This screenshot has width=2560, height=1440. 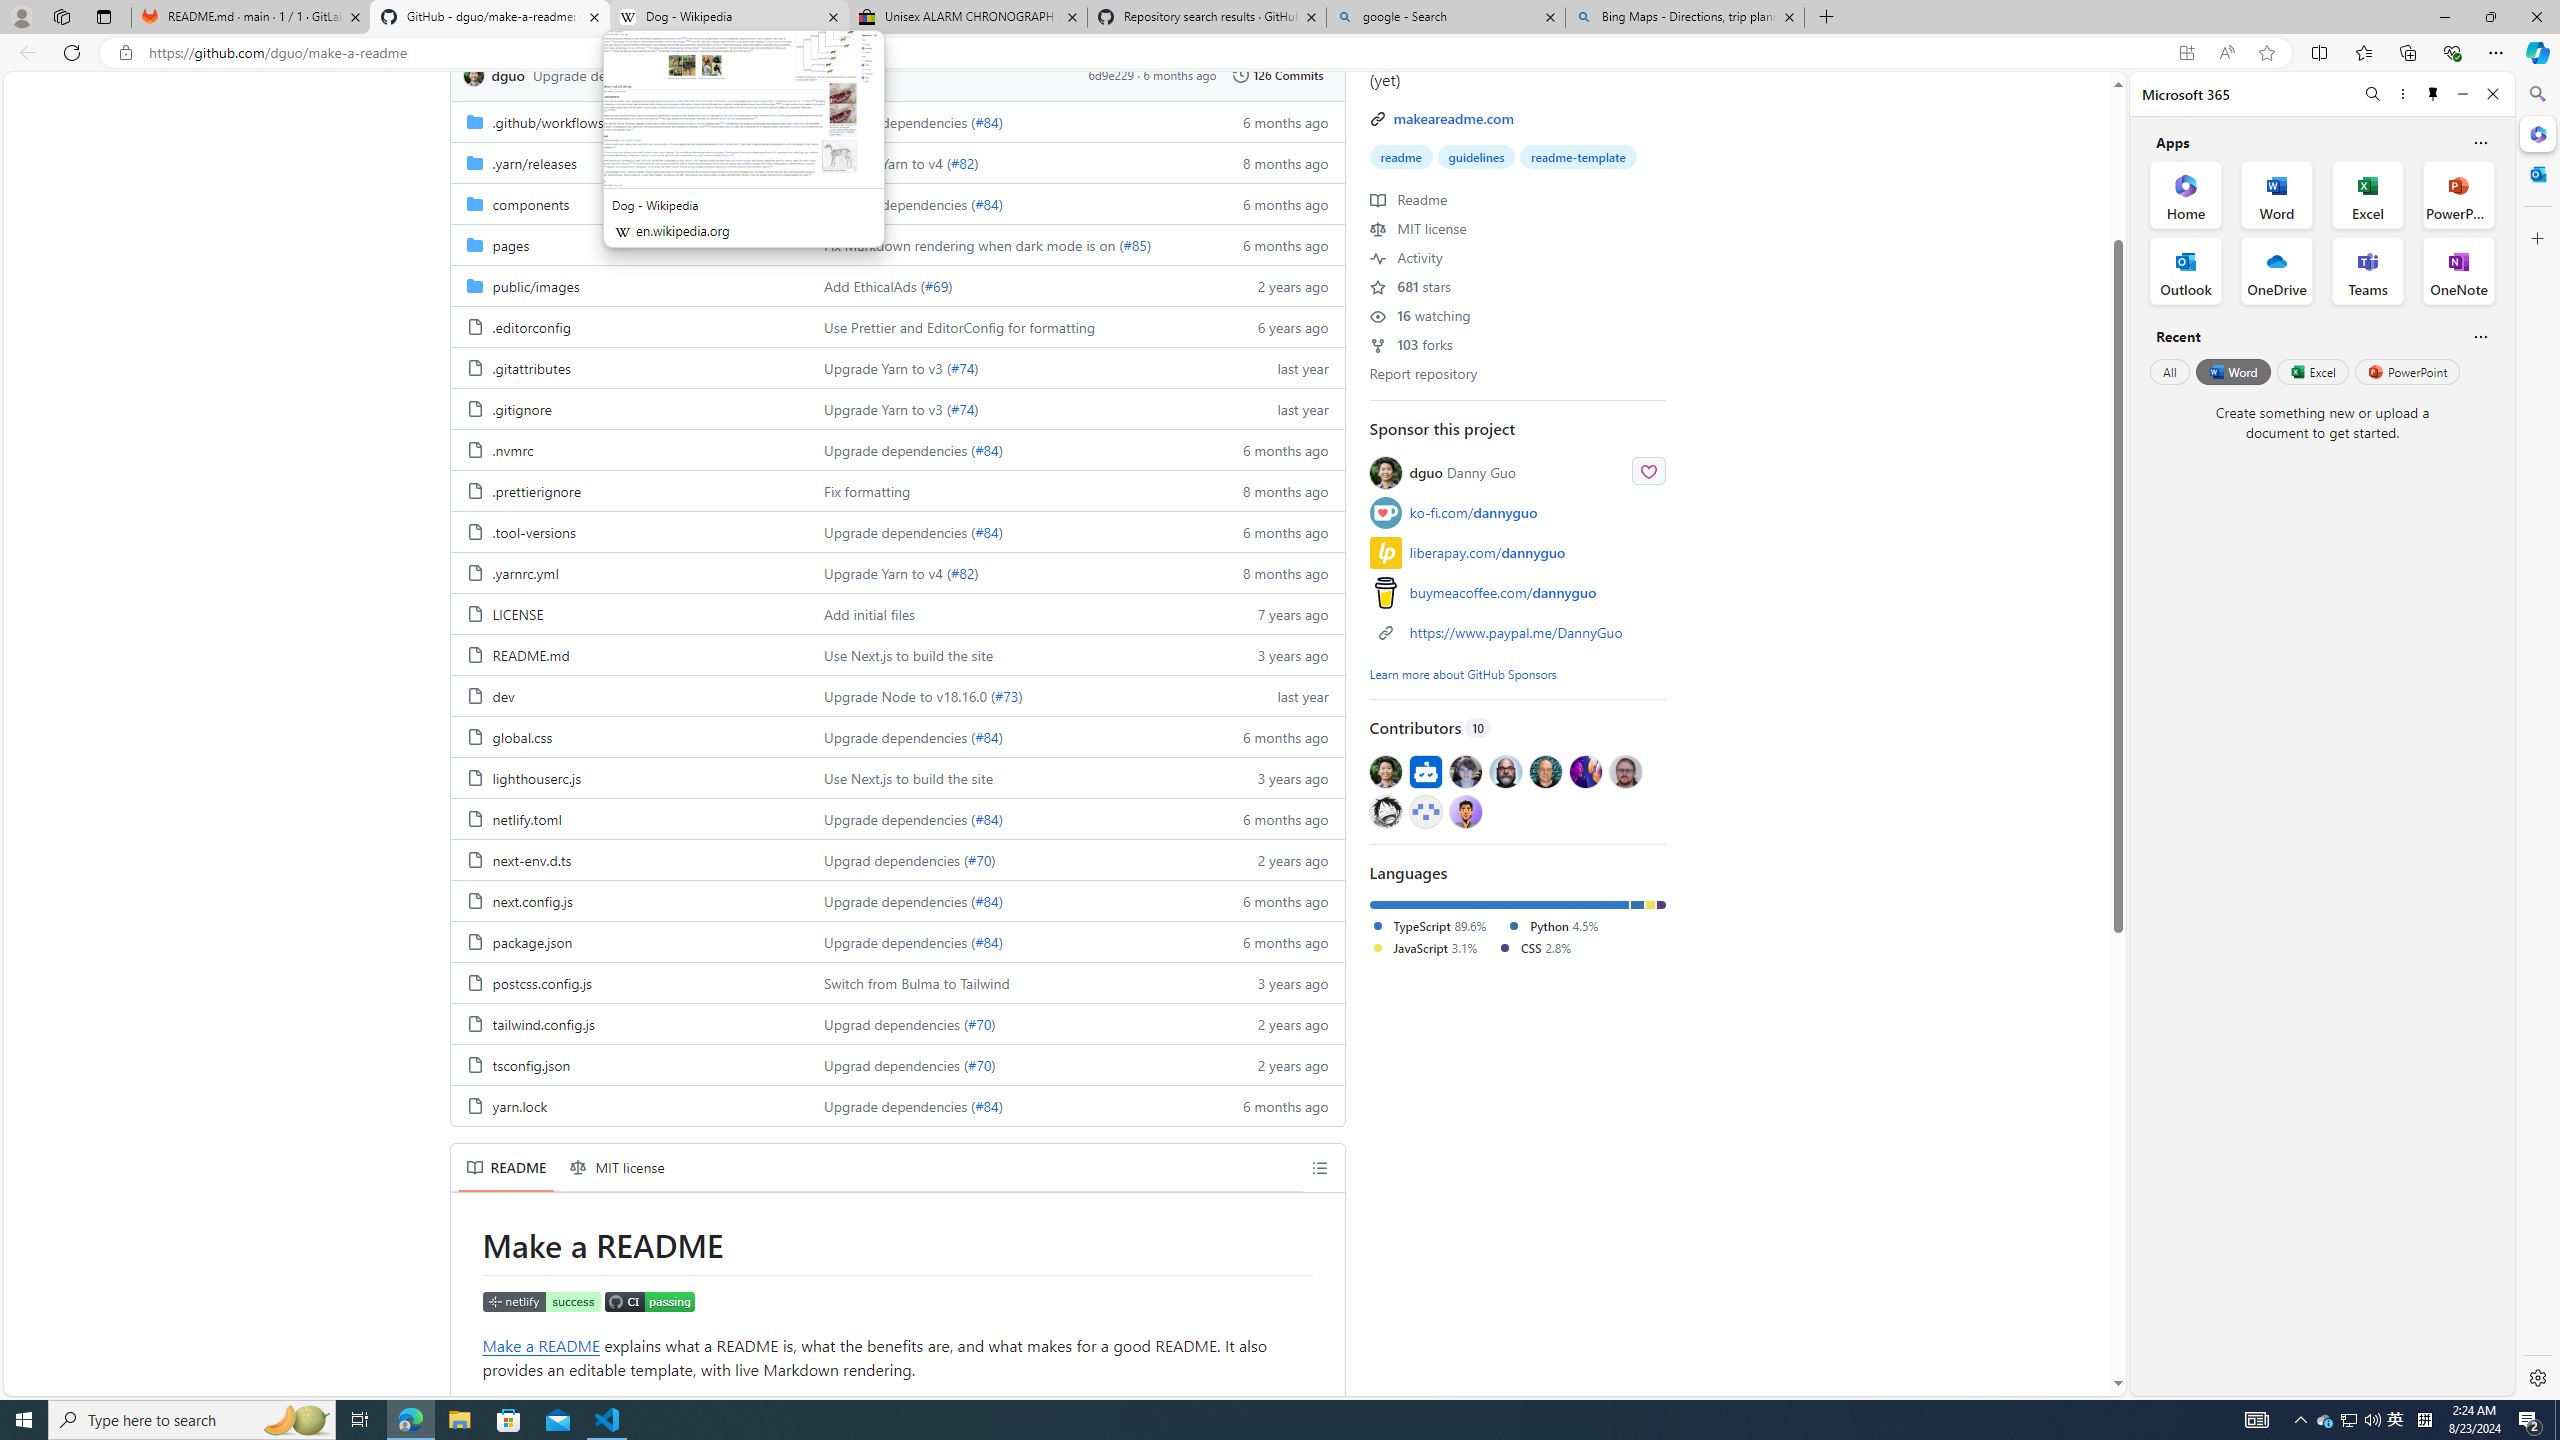 I want to click on 'lighthouserc.js, (File)', so click(x=628, y=777).